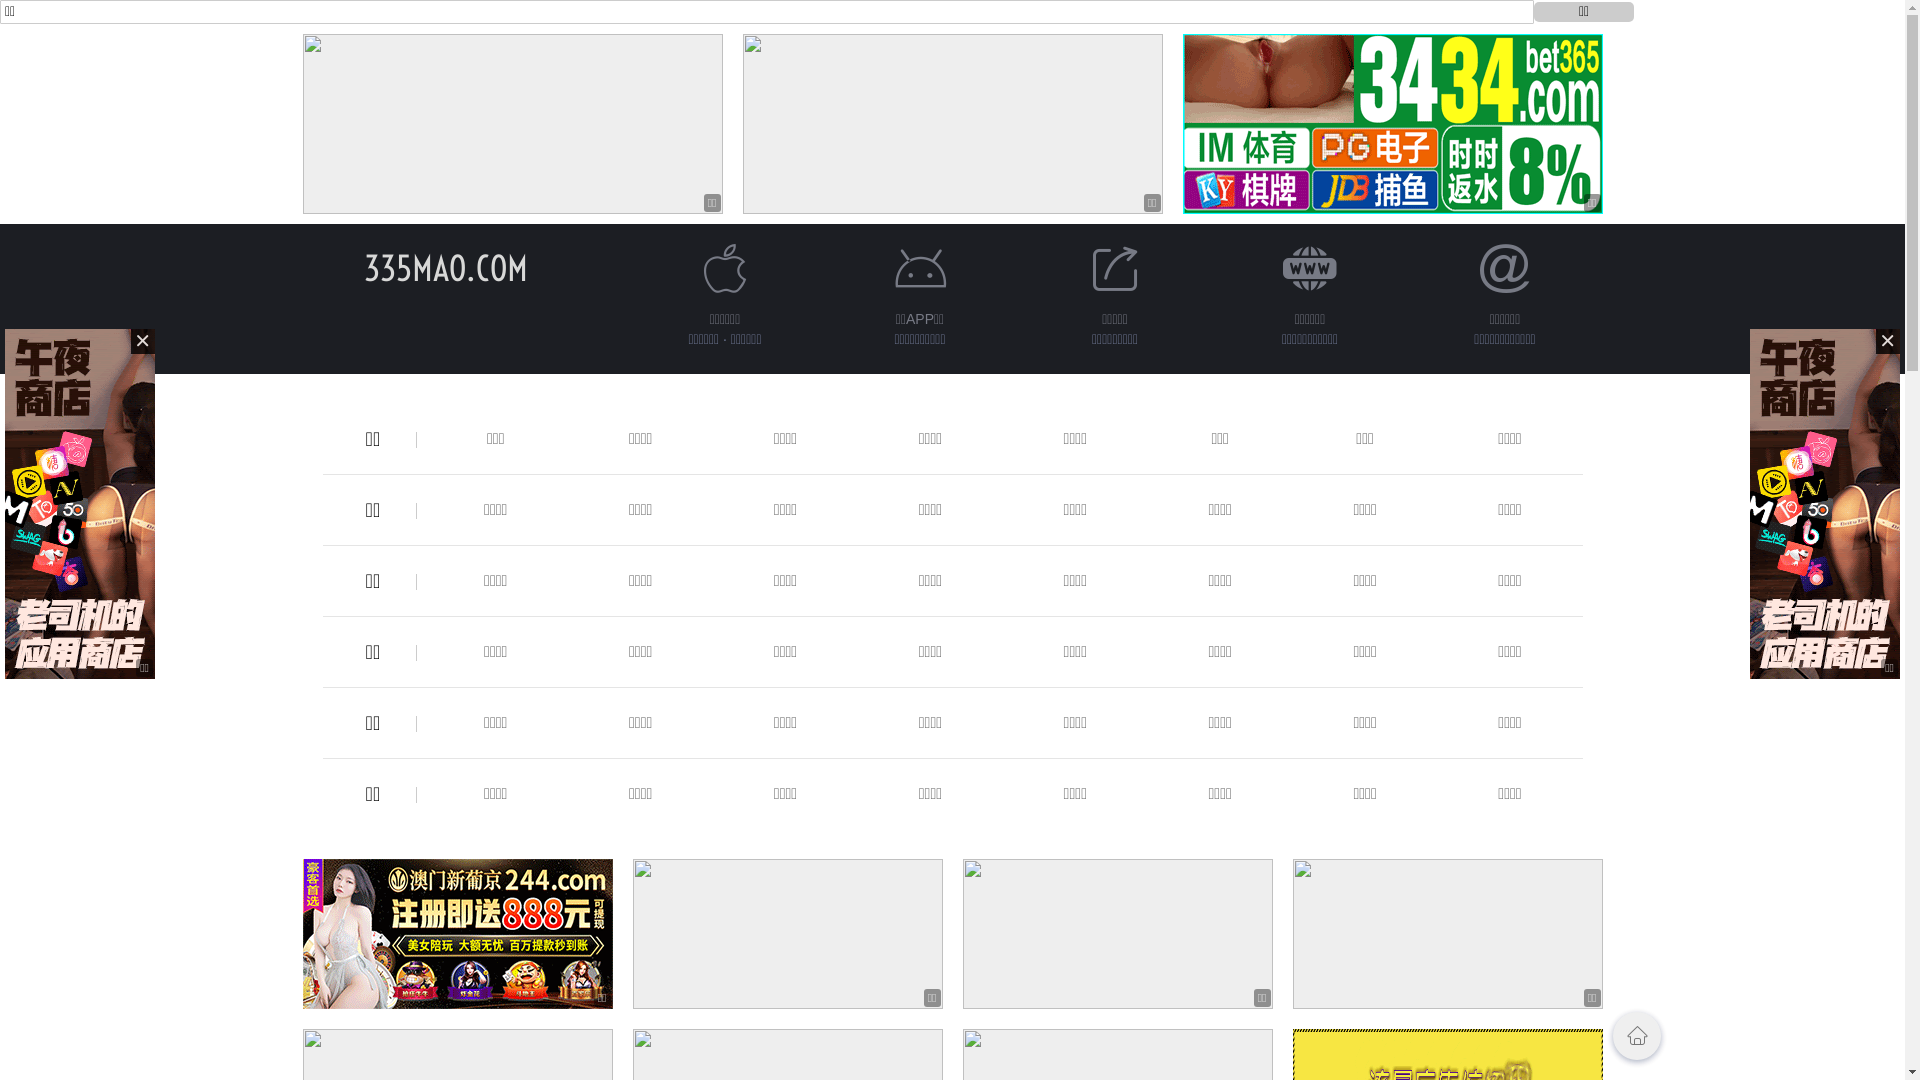 The height and width of the screenshot is (1080, 1920). What do you see at coordinates (364, 267) in the screenshot?
I see `'335MAO.COM'` at bounding box center [364, 267].